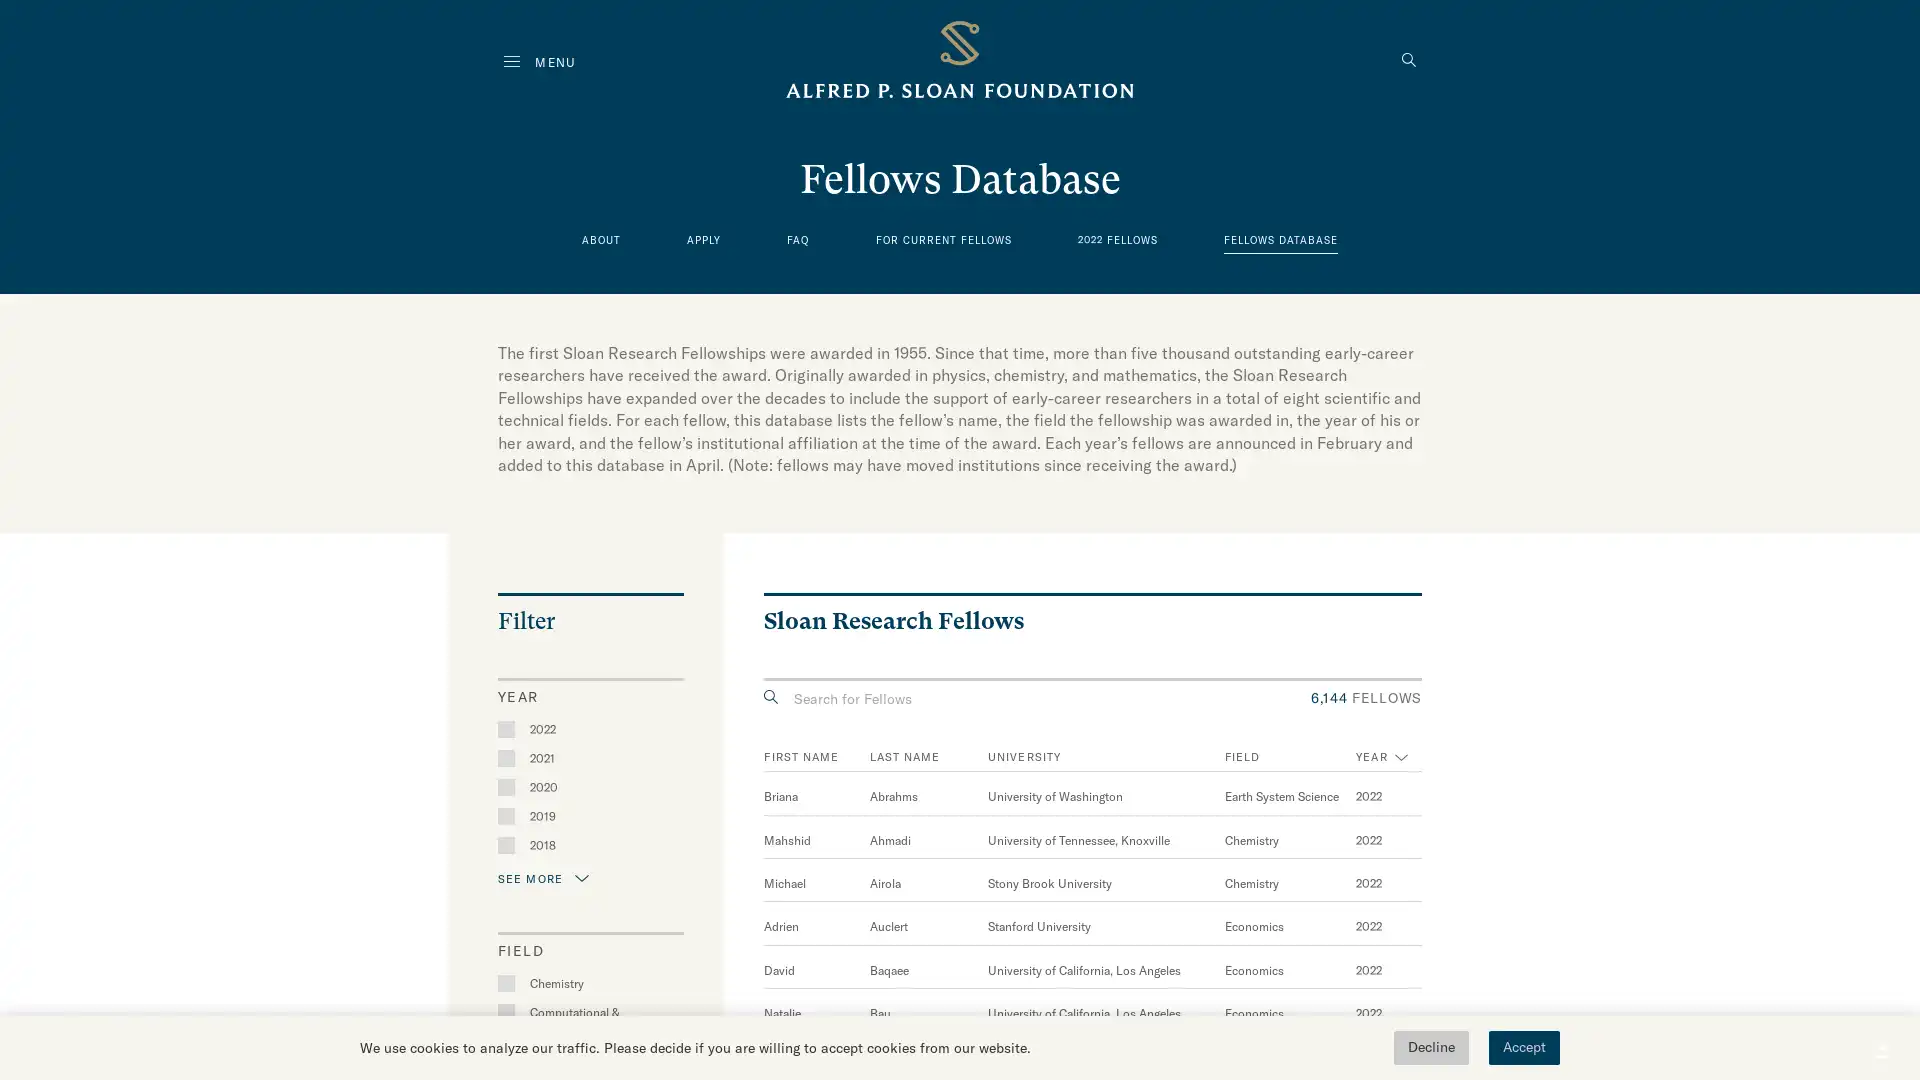 Image resolution: width=1920 pixels, height=1080 pixels. Describe the element at coordinates (1408, 61) in the screenshot. I see `Click to search the website` at that location.